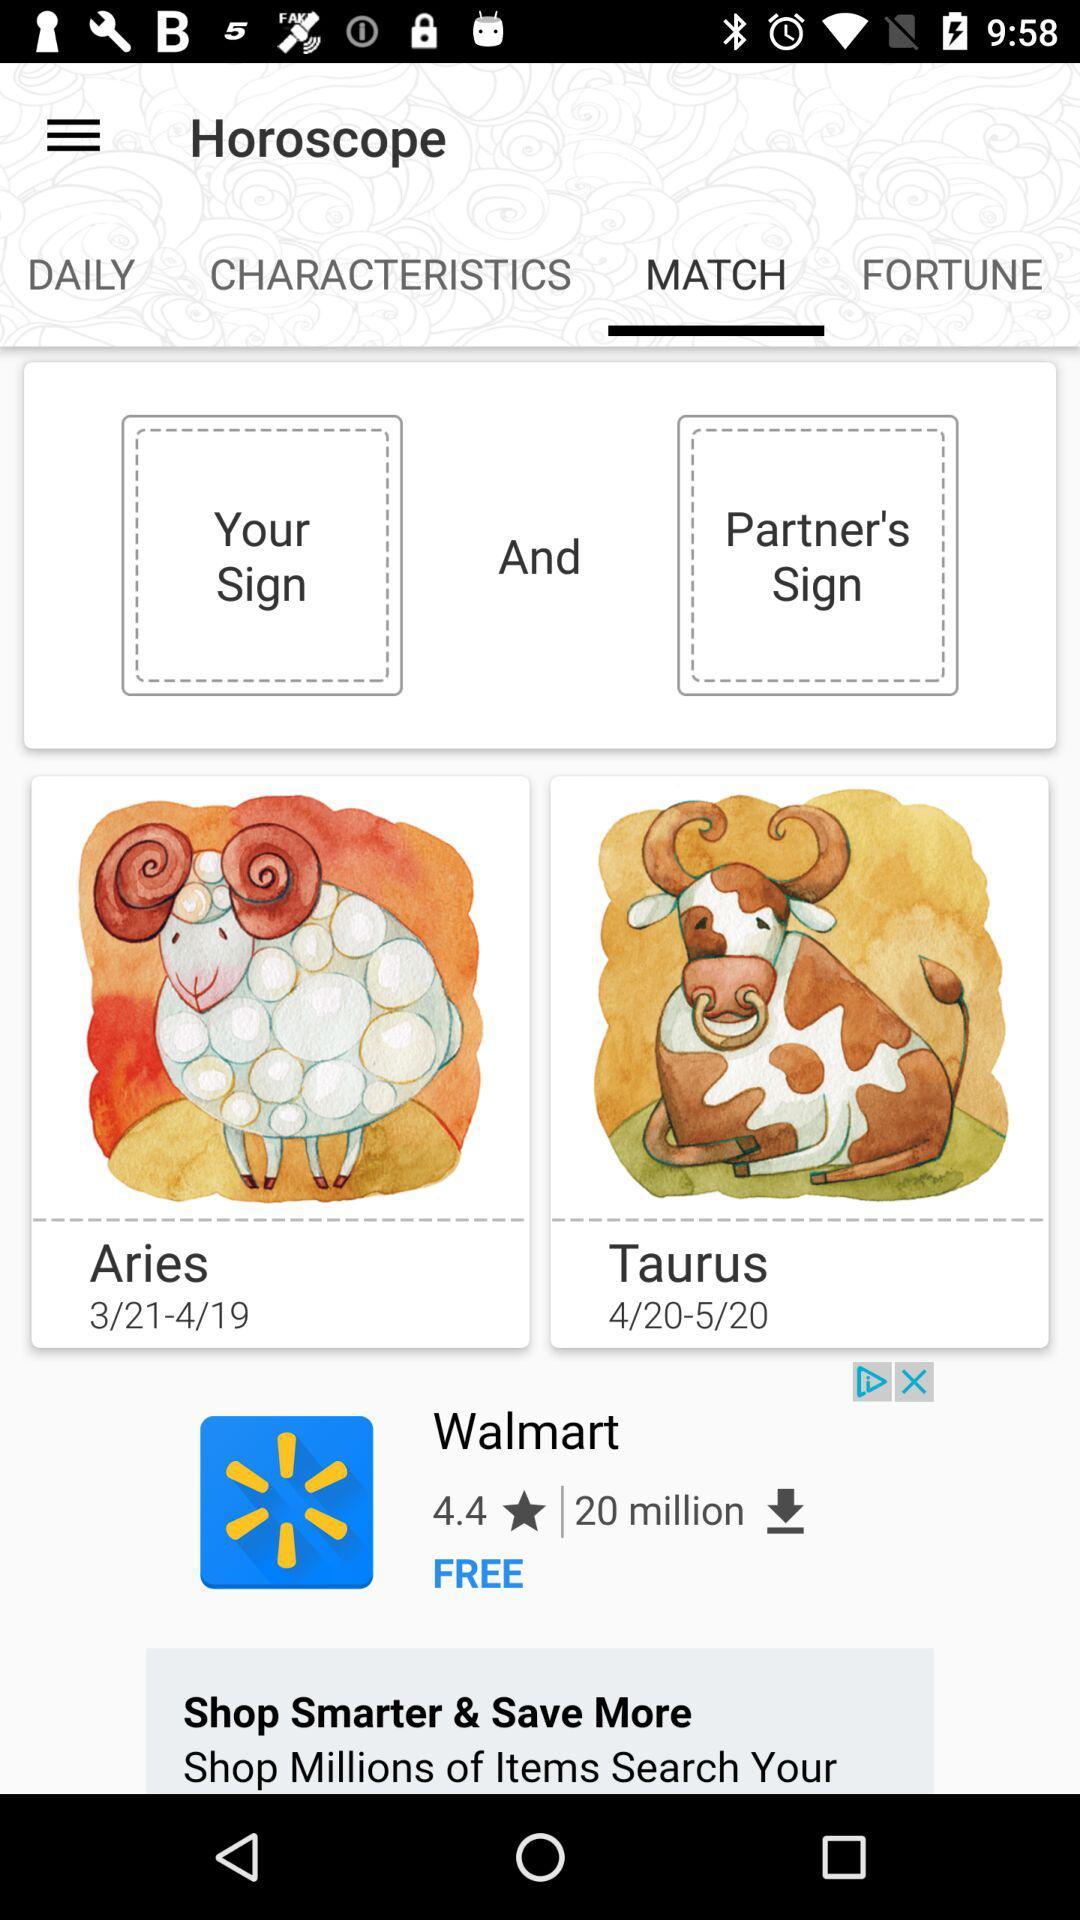  What do you see at coordinates (798, 996) in the screenshot?
I see `image to box` at bounding box center [798, 996].